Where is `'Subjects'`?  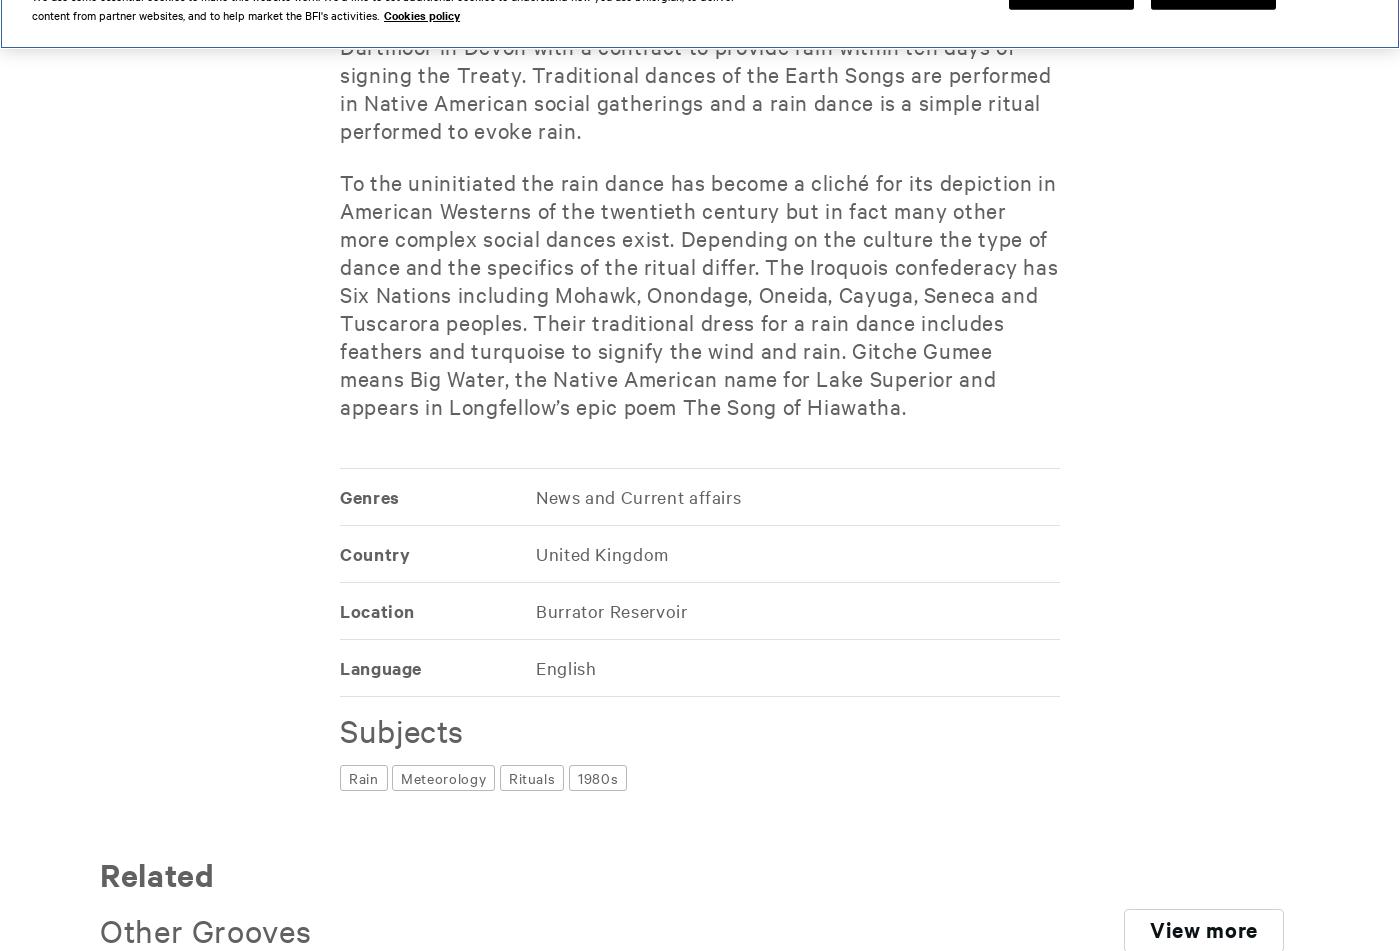
'Subjects' is located at coordinates (401, 730).